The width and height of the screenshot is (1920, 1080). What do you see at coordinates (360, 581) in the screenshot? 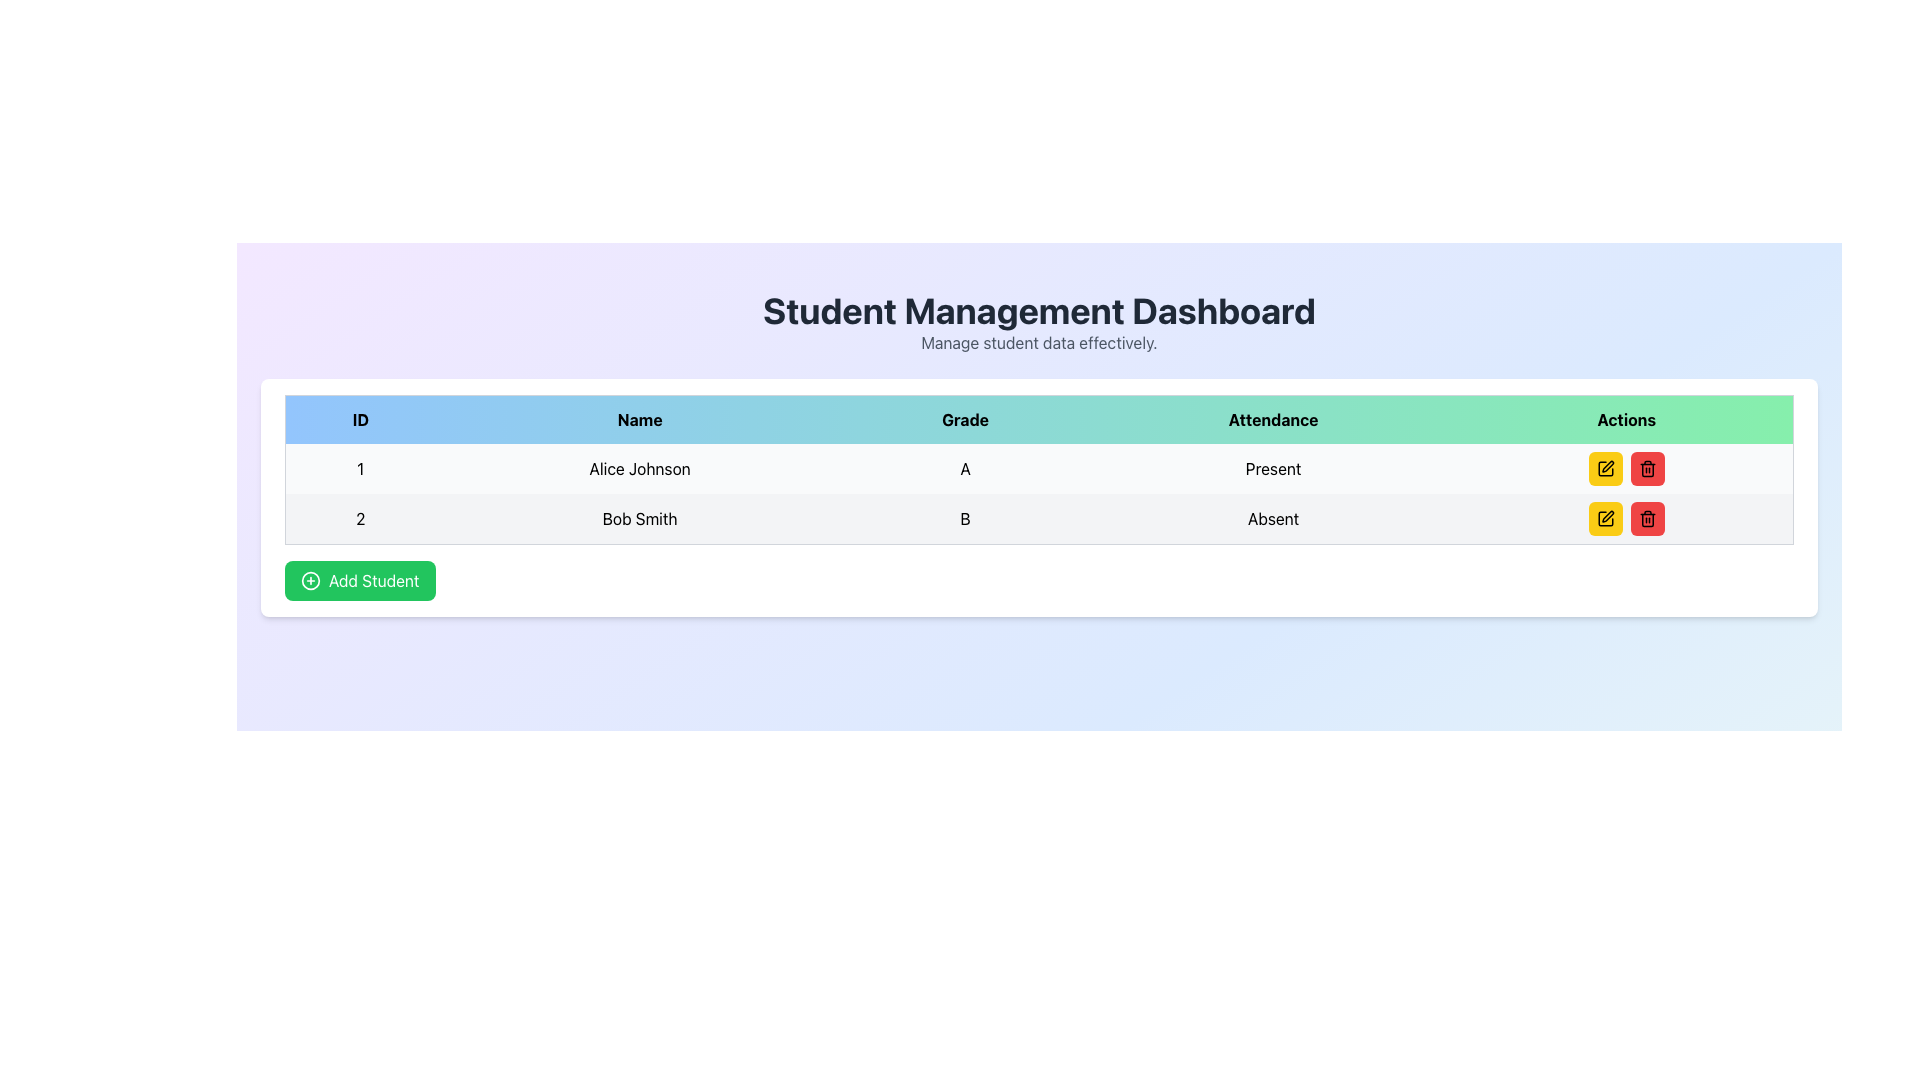
I see `the 'Add Student' button located below the 'Student Management Dashboard' table` at bounding box center [360, 581].